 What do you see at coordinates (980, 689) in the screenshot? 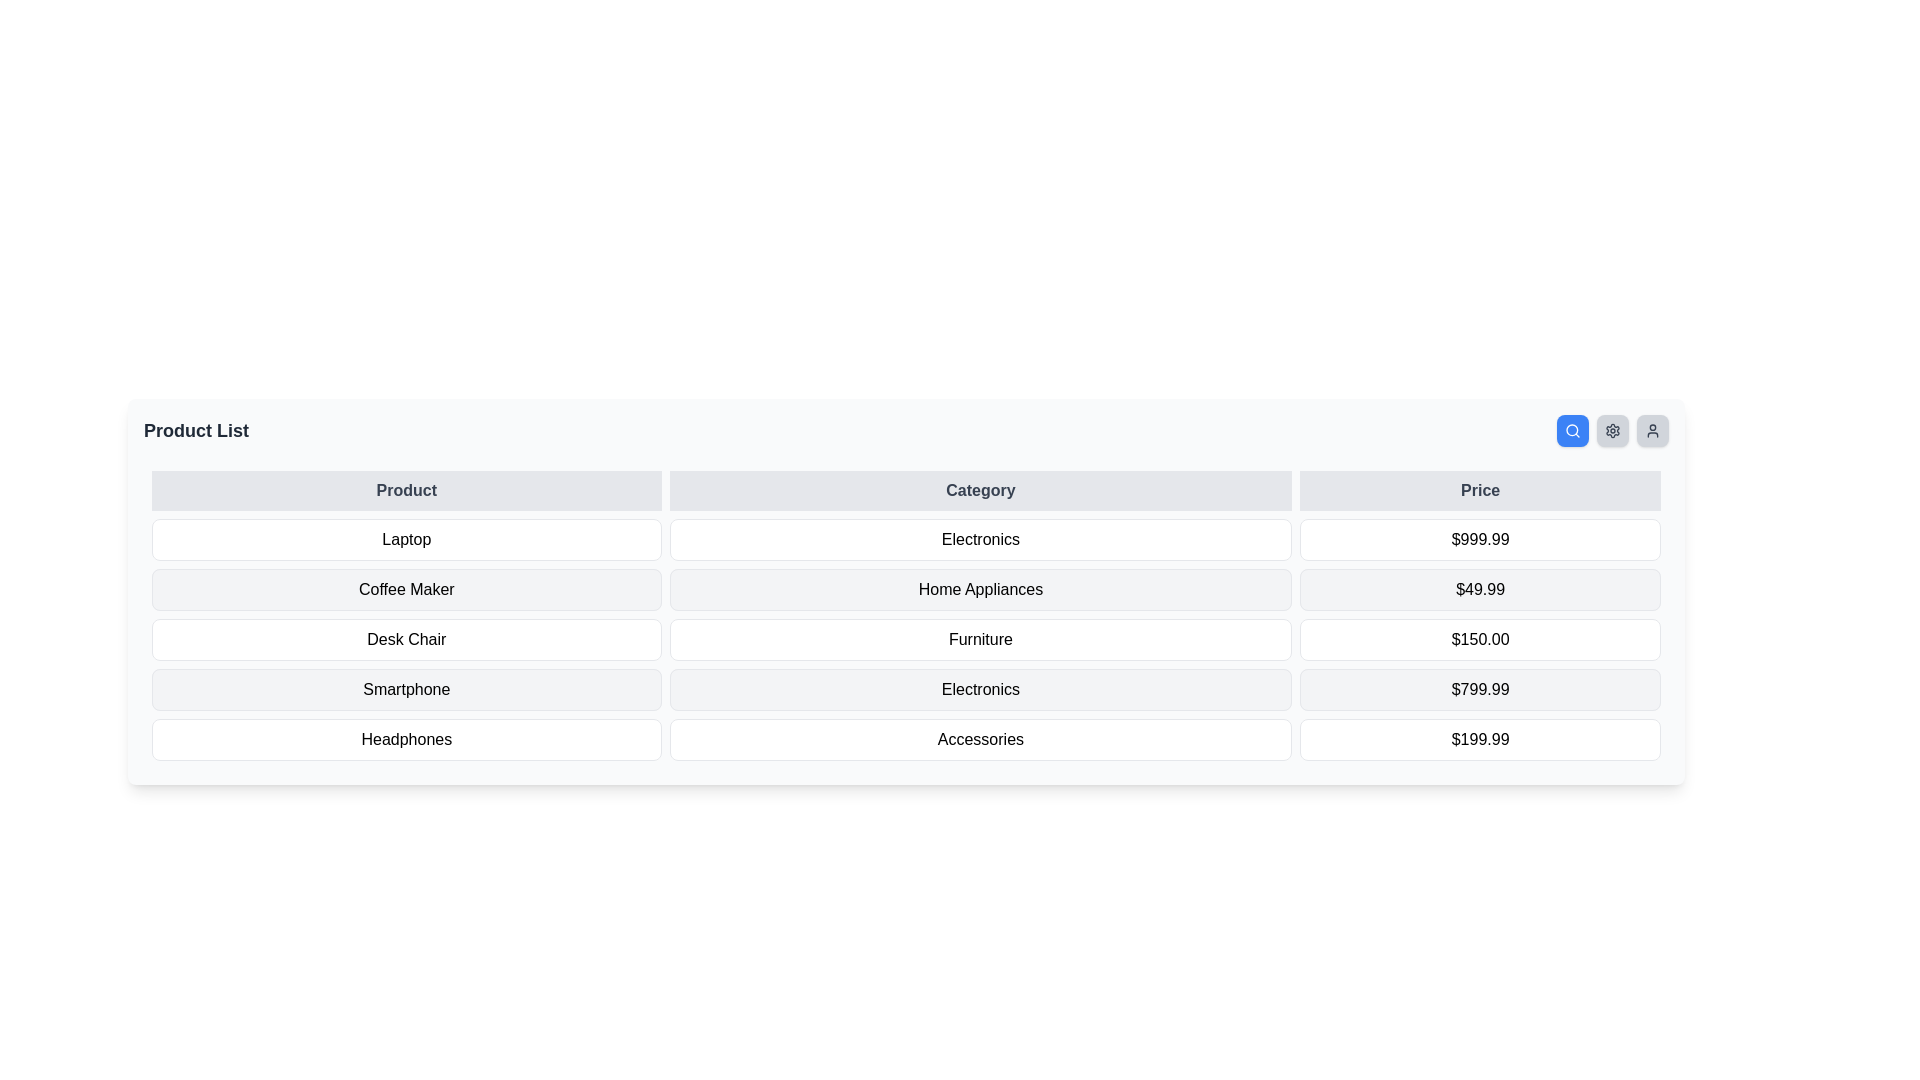
I see `the table cell containing the text 'Electronics', located in the second column of the 'Smartphone' row` at bounding box center [980, 689].